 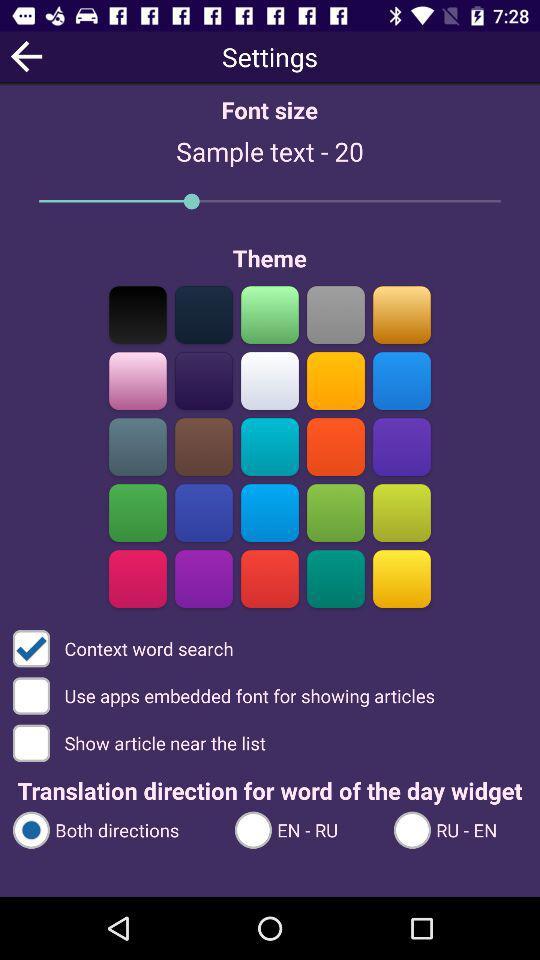 I want to click on choose theme color, so click(x=335, y=512).